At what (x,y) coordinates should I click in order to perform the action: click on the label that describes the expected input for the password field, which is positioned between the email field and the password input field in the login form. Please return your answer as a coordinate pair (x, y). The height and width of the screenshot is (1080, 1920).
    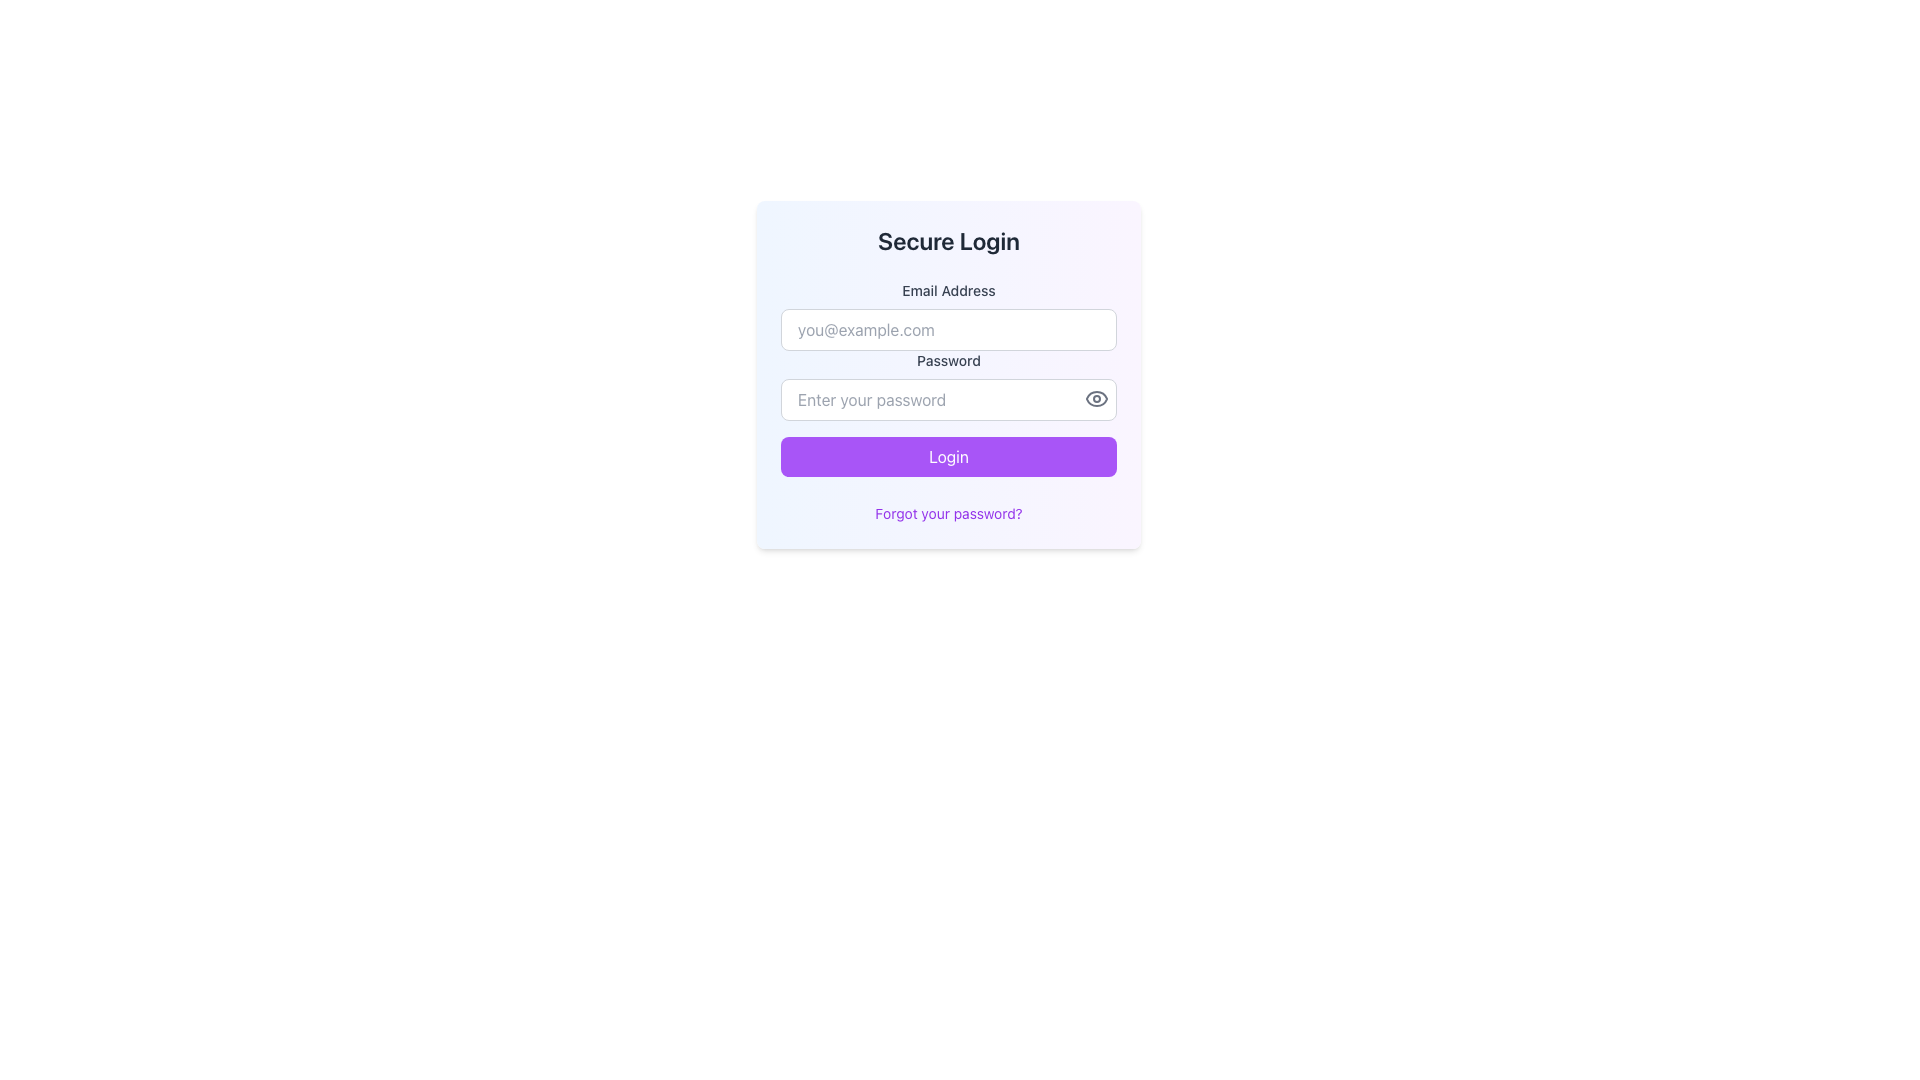
    Looking at the image, I should click on (948, 361).